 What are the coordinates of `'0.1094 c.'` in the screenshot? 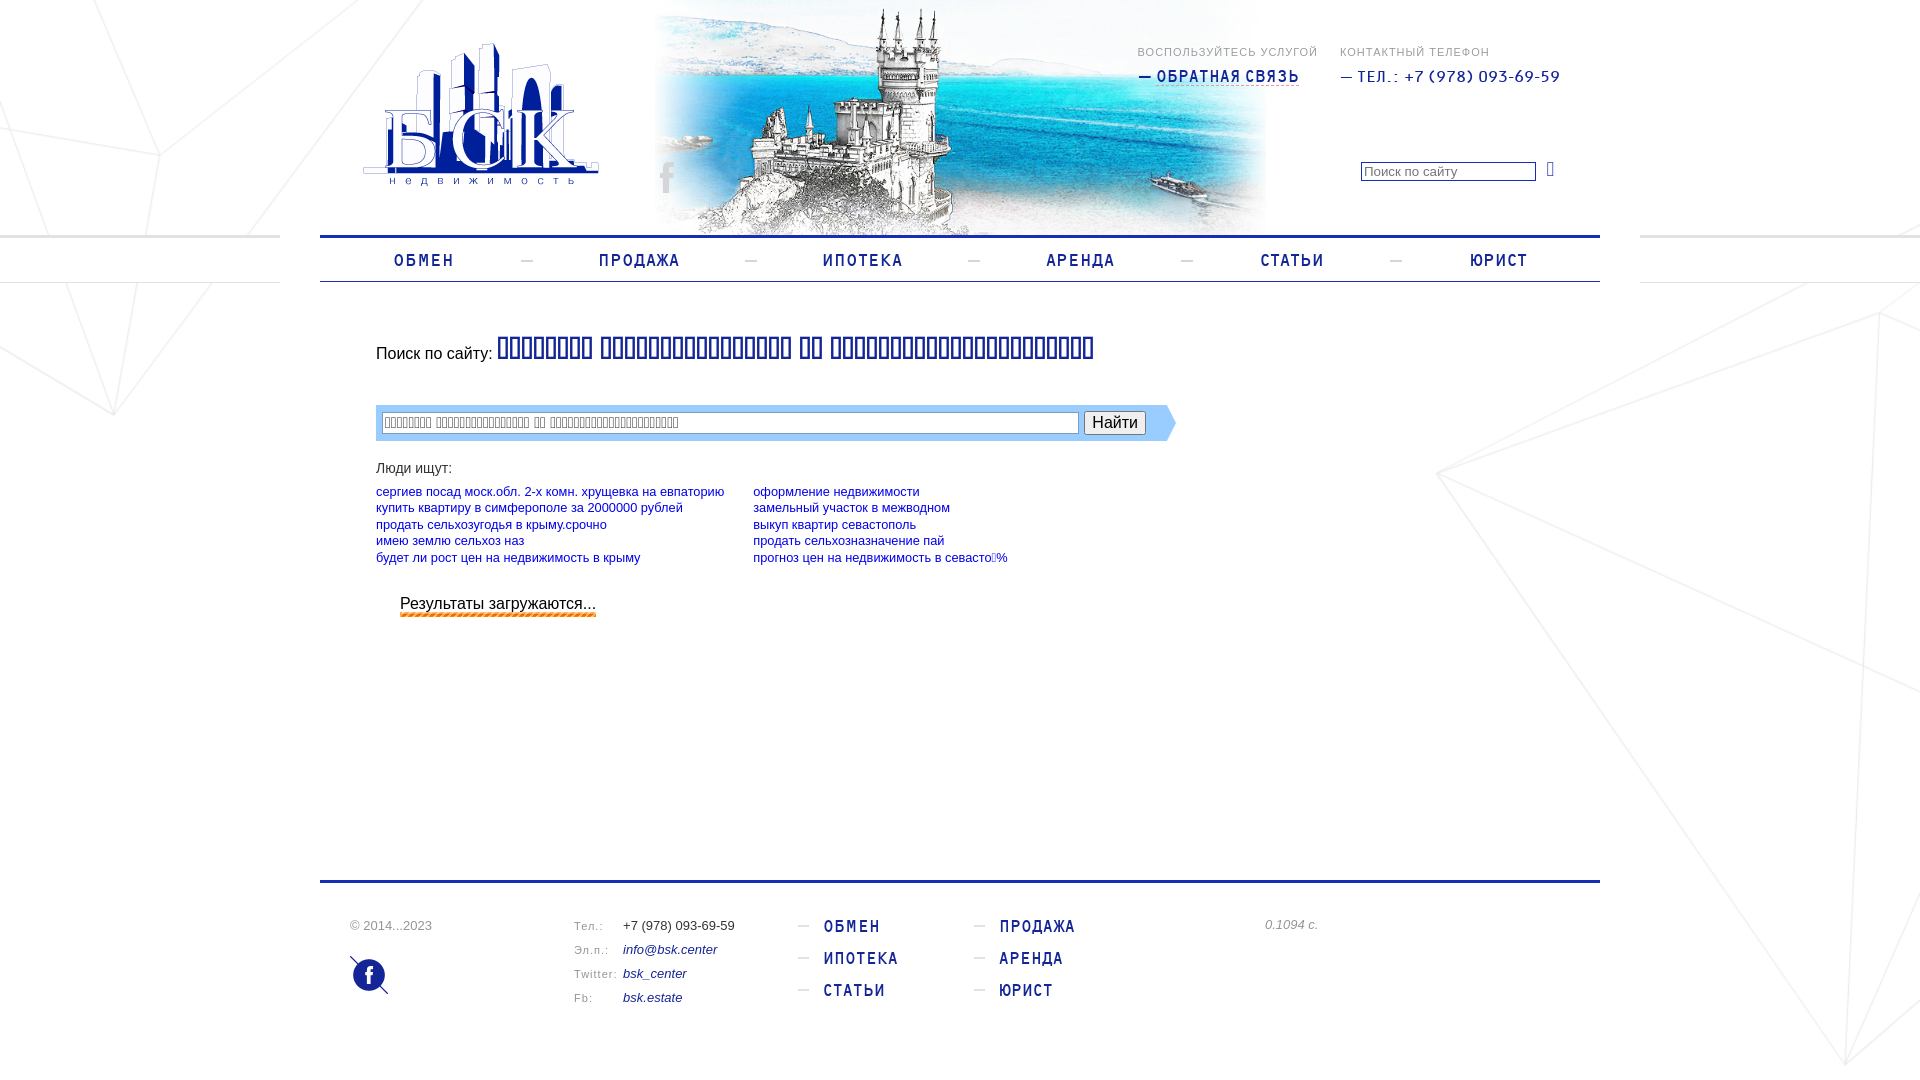 It's located at (1416, 924).